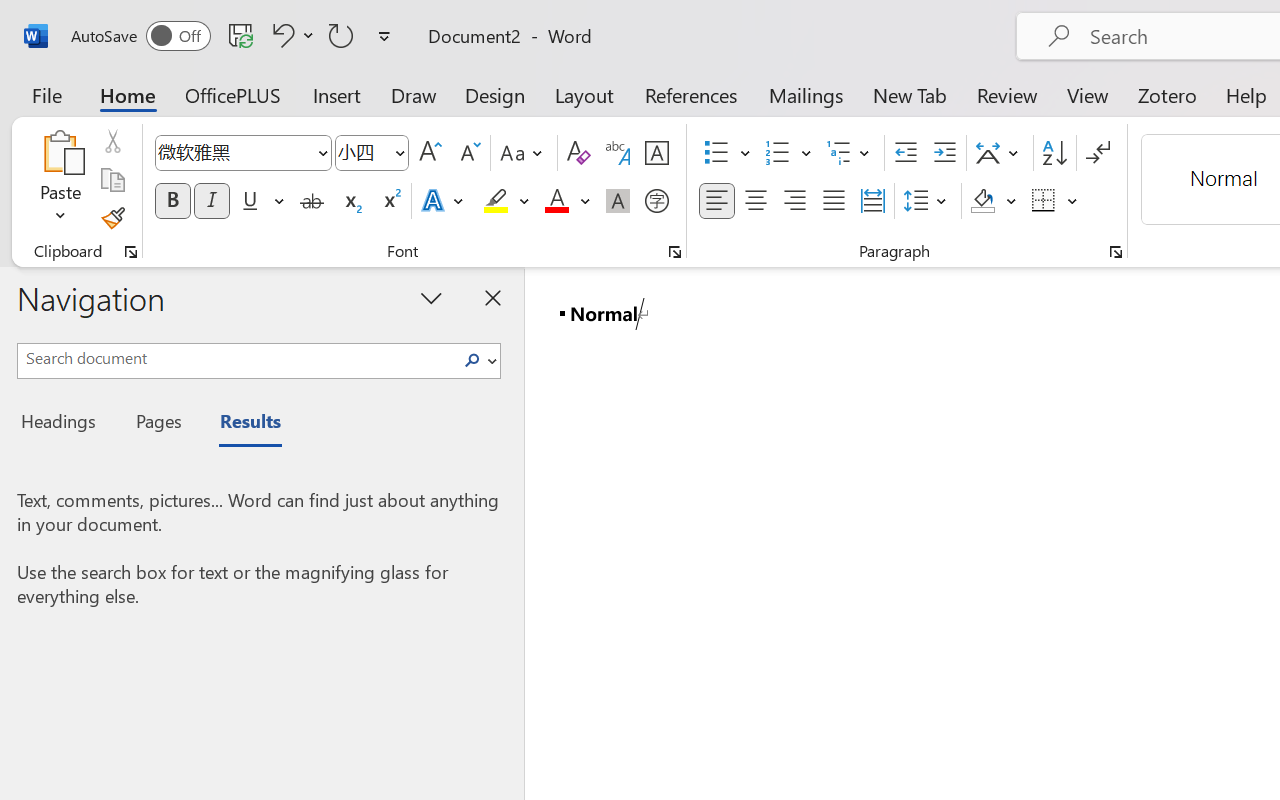  I want to click on 'Borders', so click(1054, 201).